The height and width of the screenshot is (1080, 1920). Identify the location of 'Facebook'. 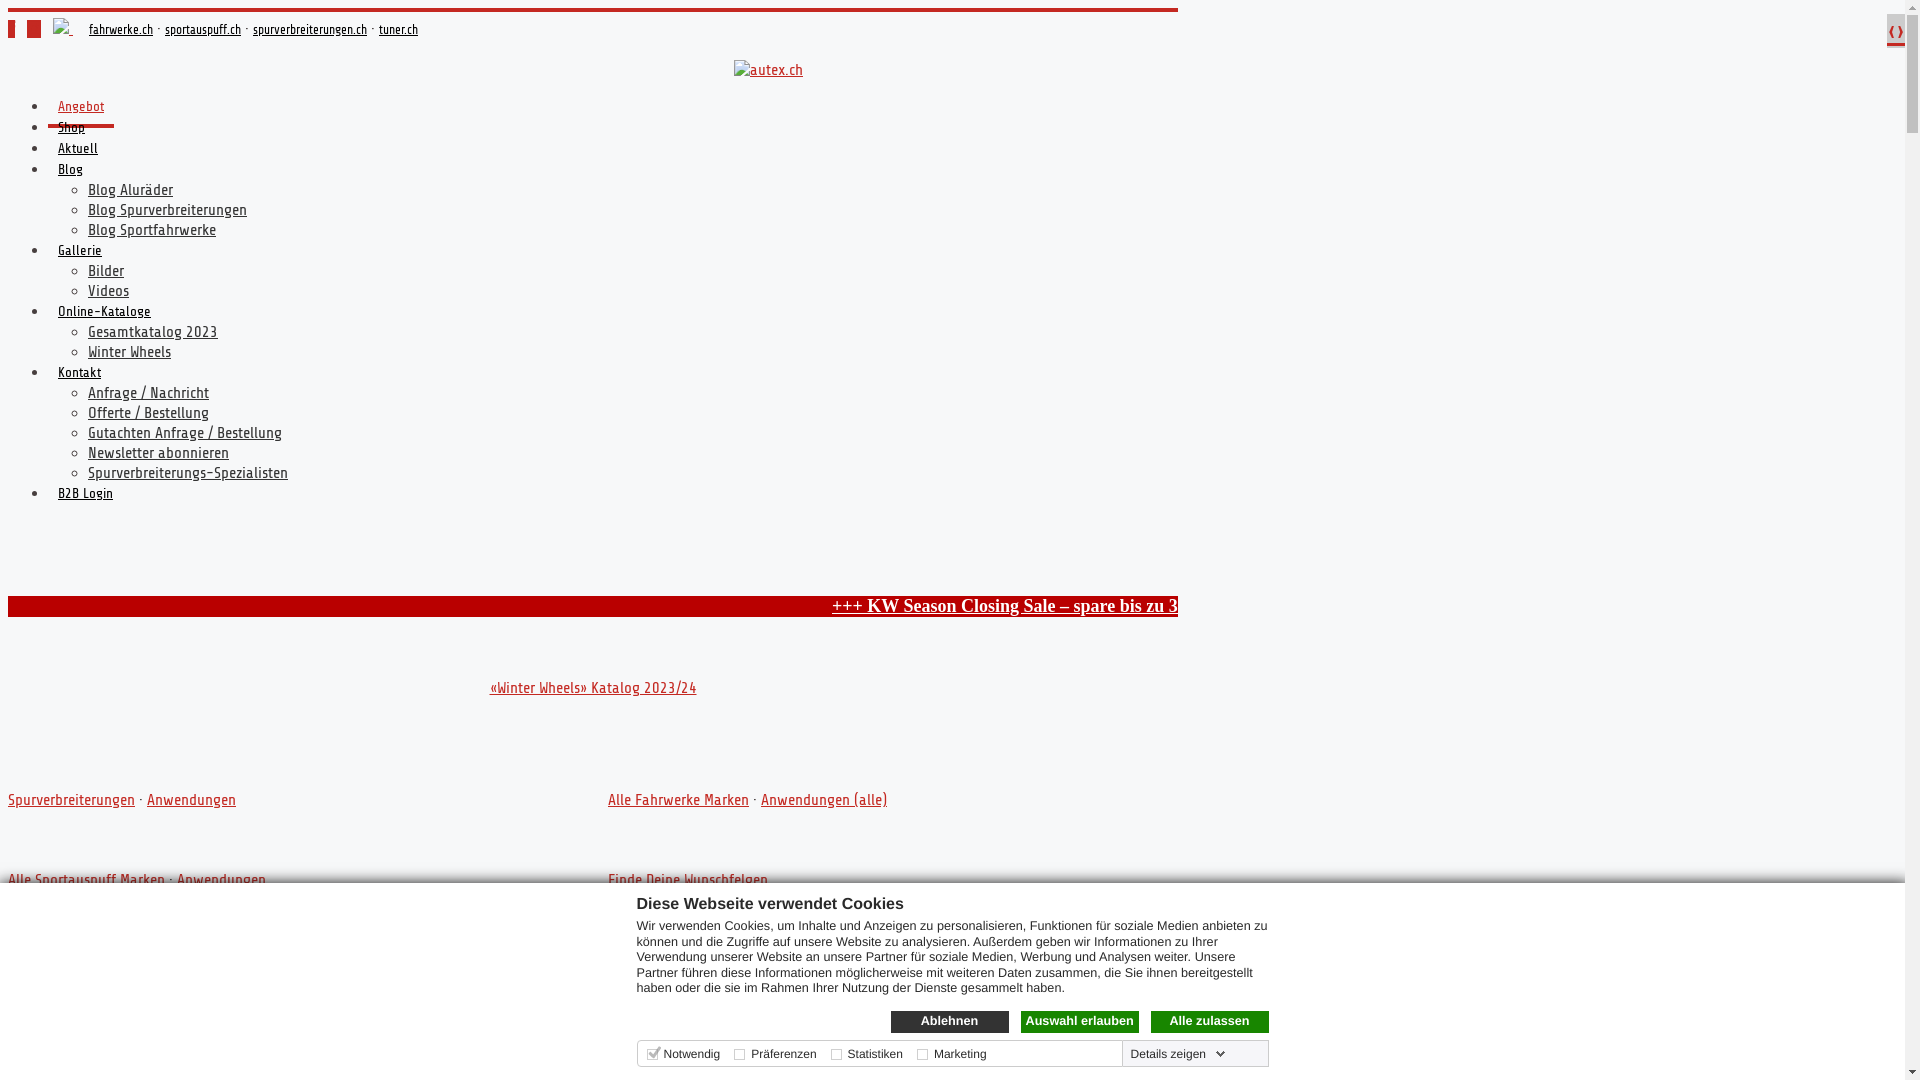
(8, 29).